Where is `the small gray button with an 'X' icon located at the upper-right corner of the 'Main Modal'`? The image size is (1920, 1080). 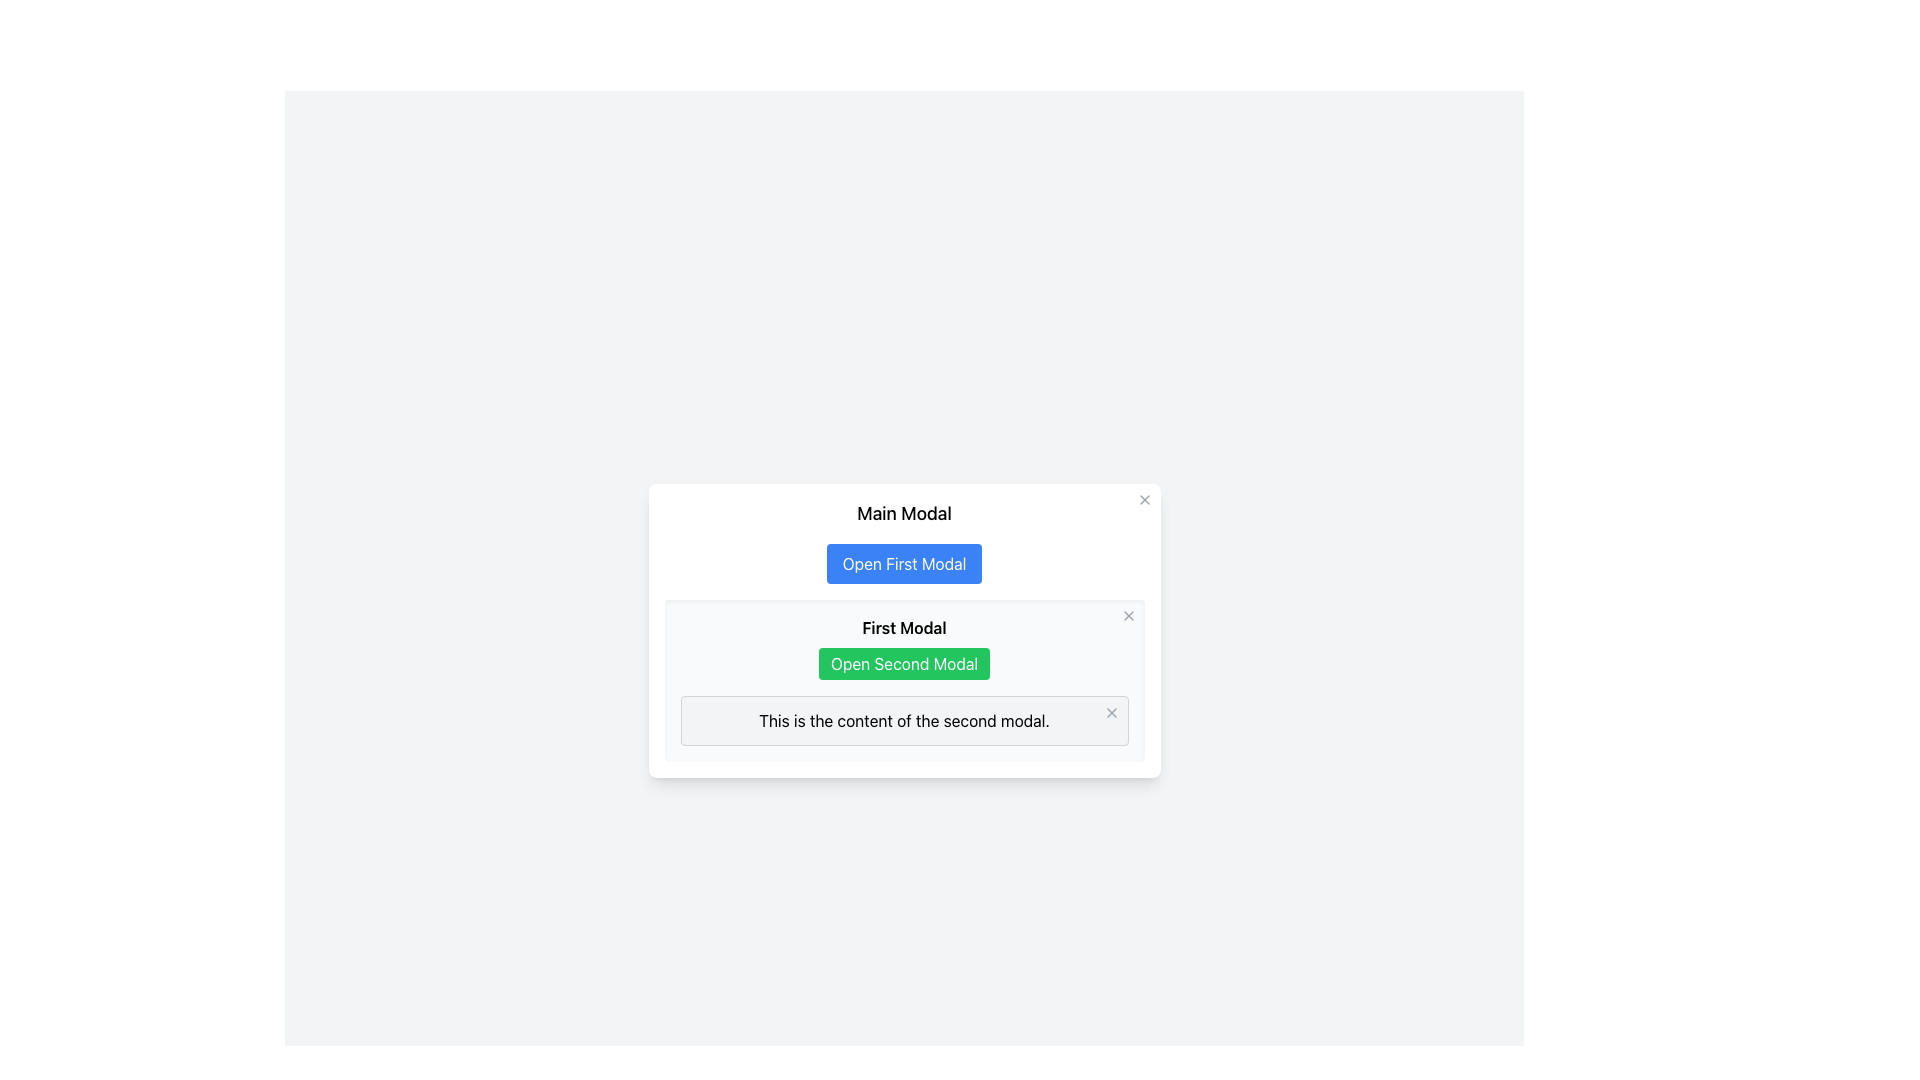
the small gray button with an 'X' icon located at the upper-right corner of the 'Main Modal' is located at coordinates (1144, 499).